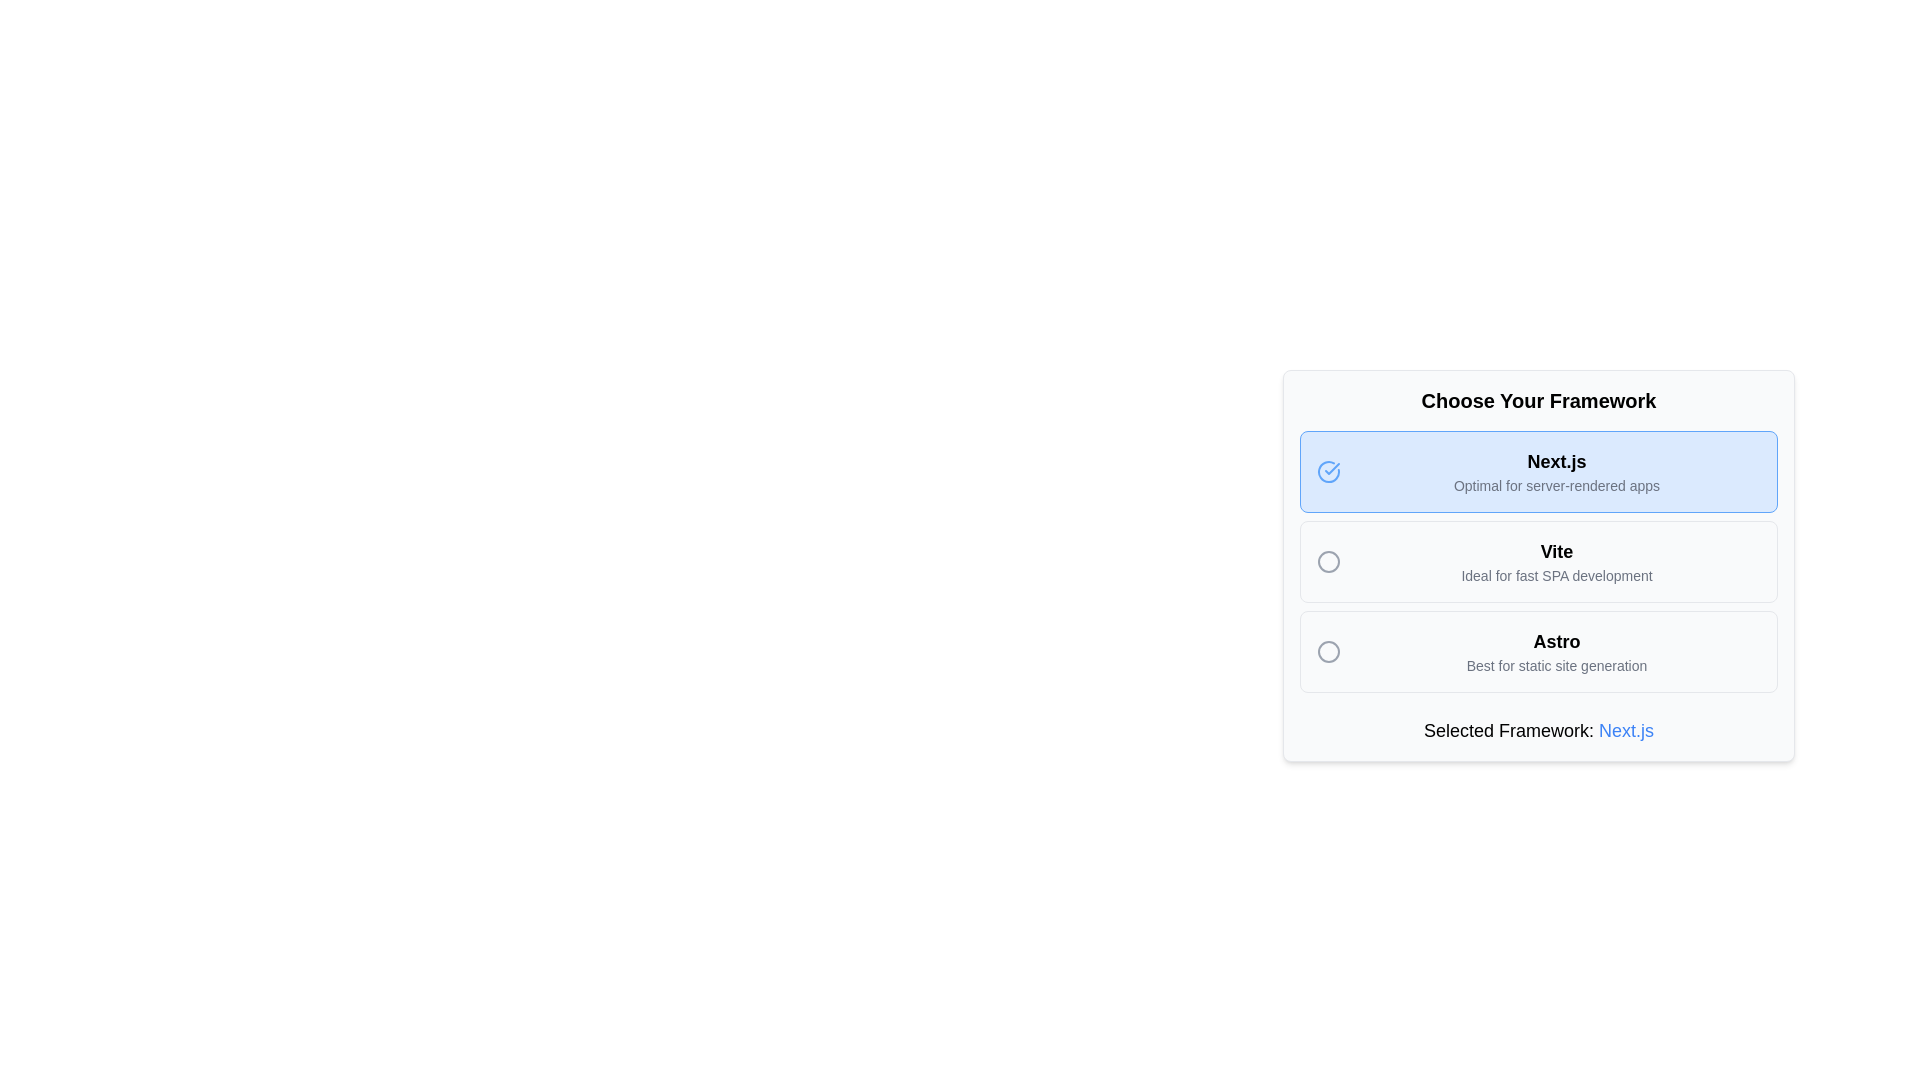 This screenshot has height=1080, width=1920. Describe the element at coordinates (1334, 562) in the screenshot. I see `the unselected radio button for the 'Vite' framework, which is a circular icon with a gray outline located to the left of the text 'ViteIdeal for fast SPA development'` at that location.